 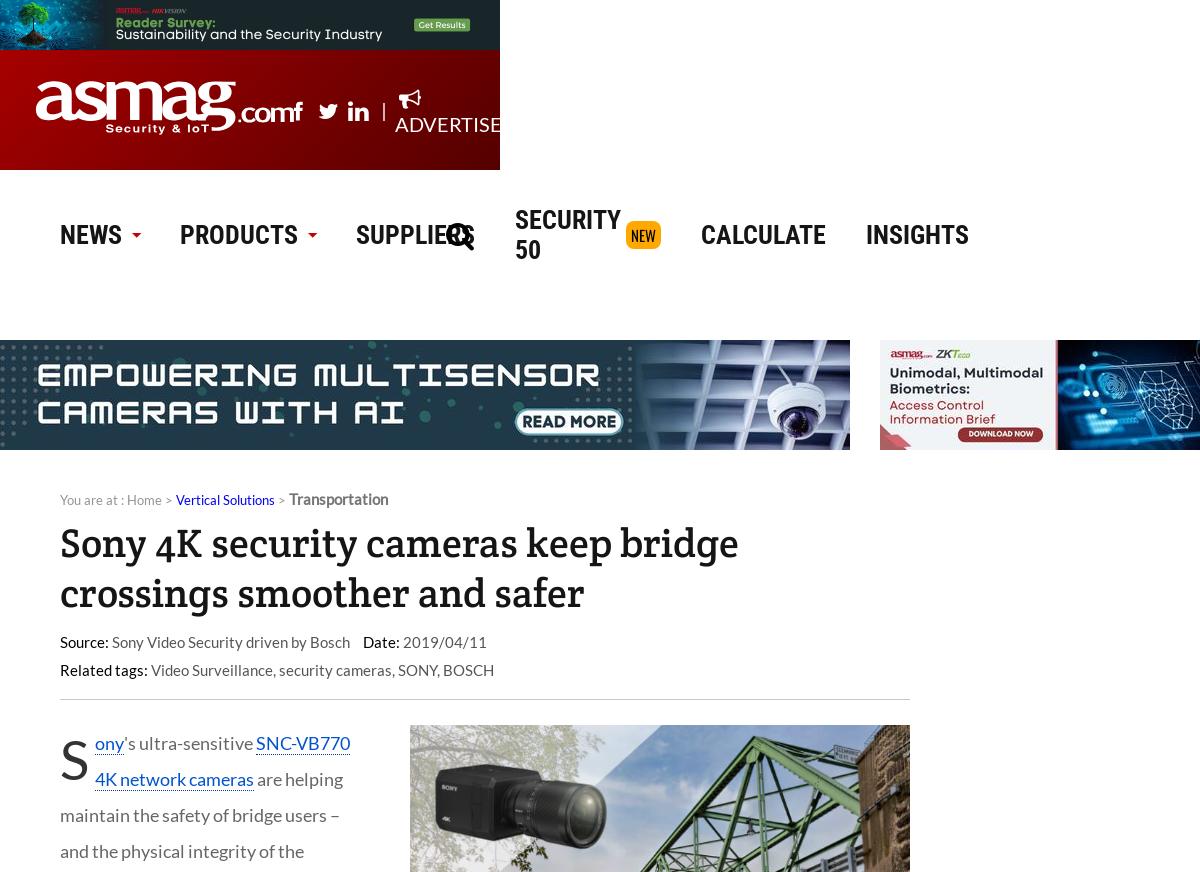 I want to click on '2019/04/11', so click(x=399, y=641).